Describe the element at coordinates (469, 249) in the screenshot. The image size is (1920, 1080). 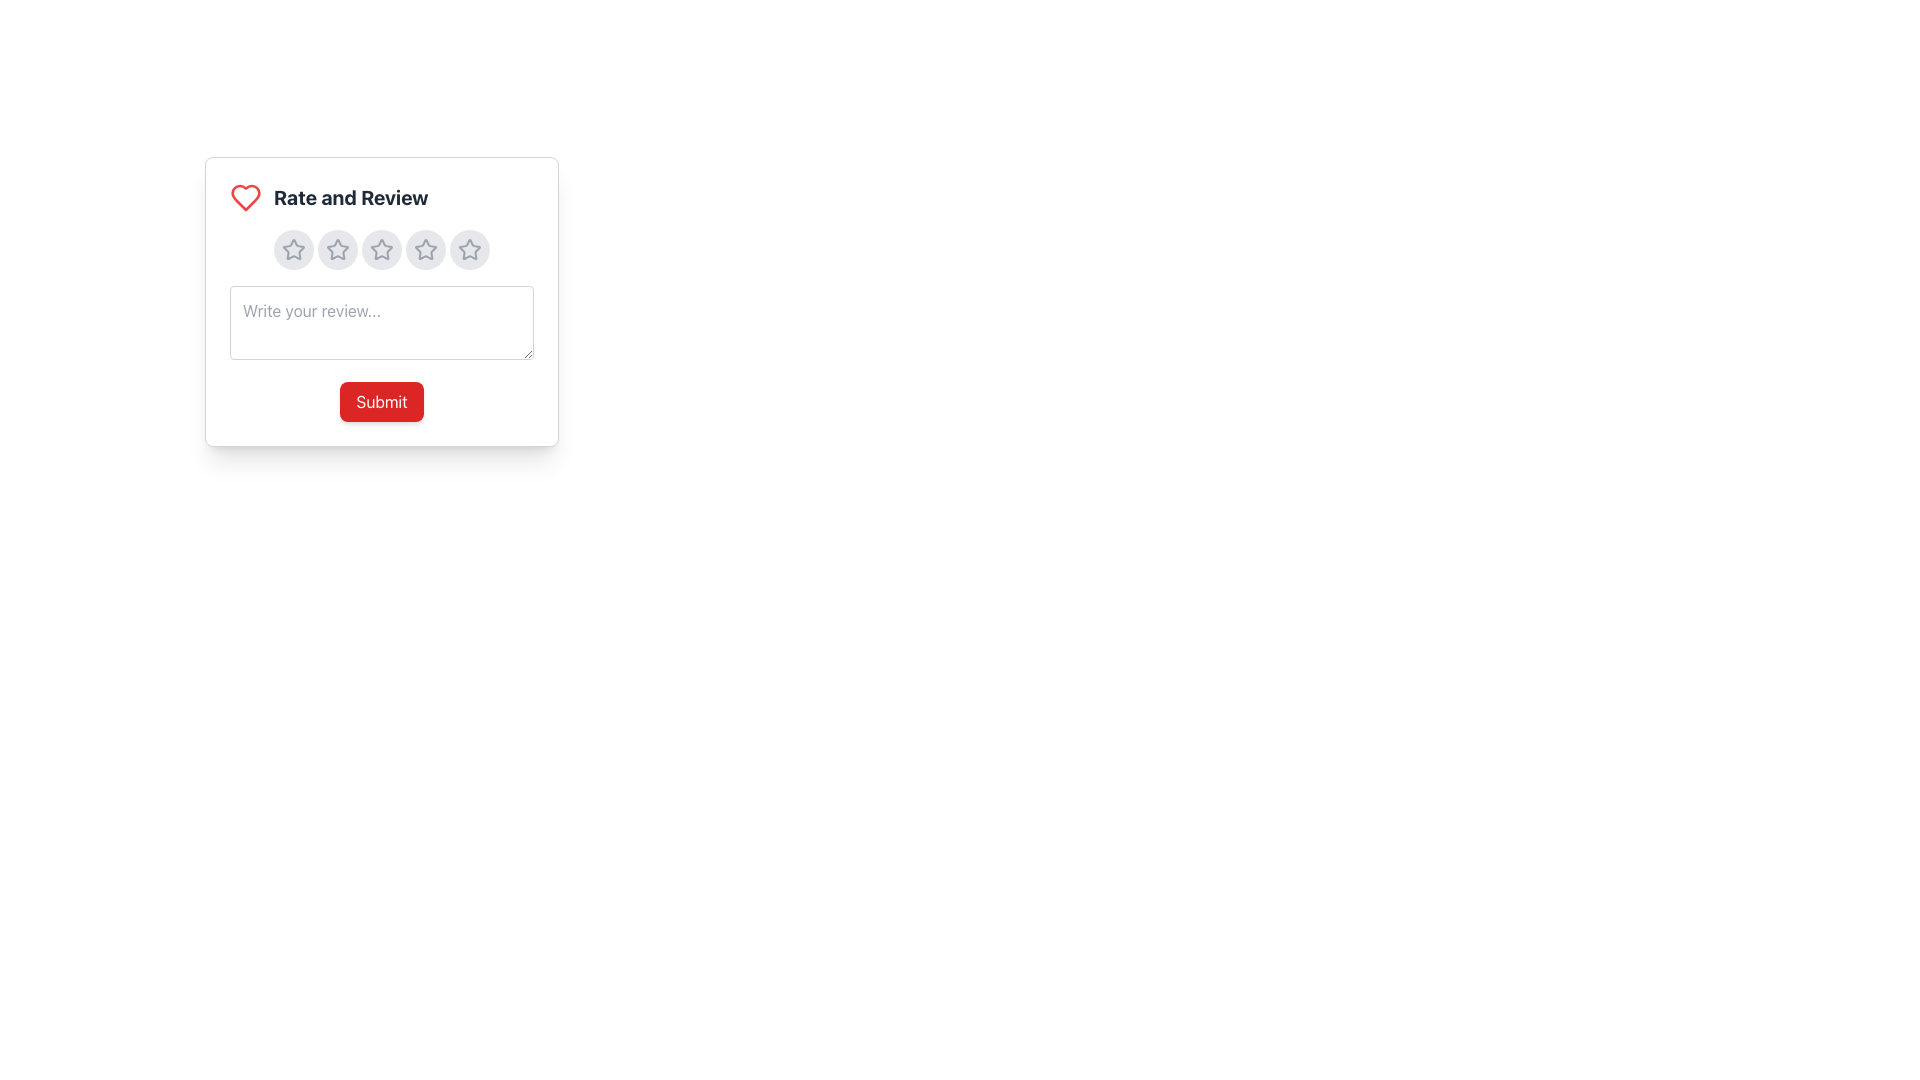
I see `the fifth rating star icon, which is a circular icon with a pale gray background and an outlined hollow star symbol` at that location.